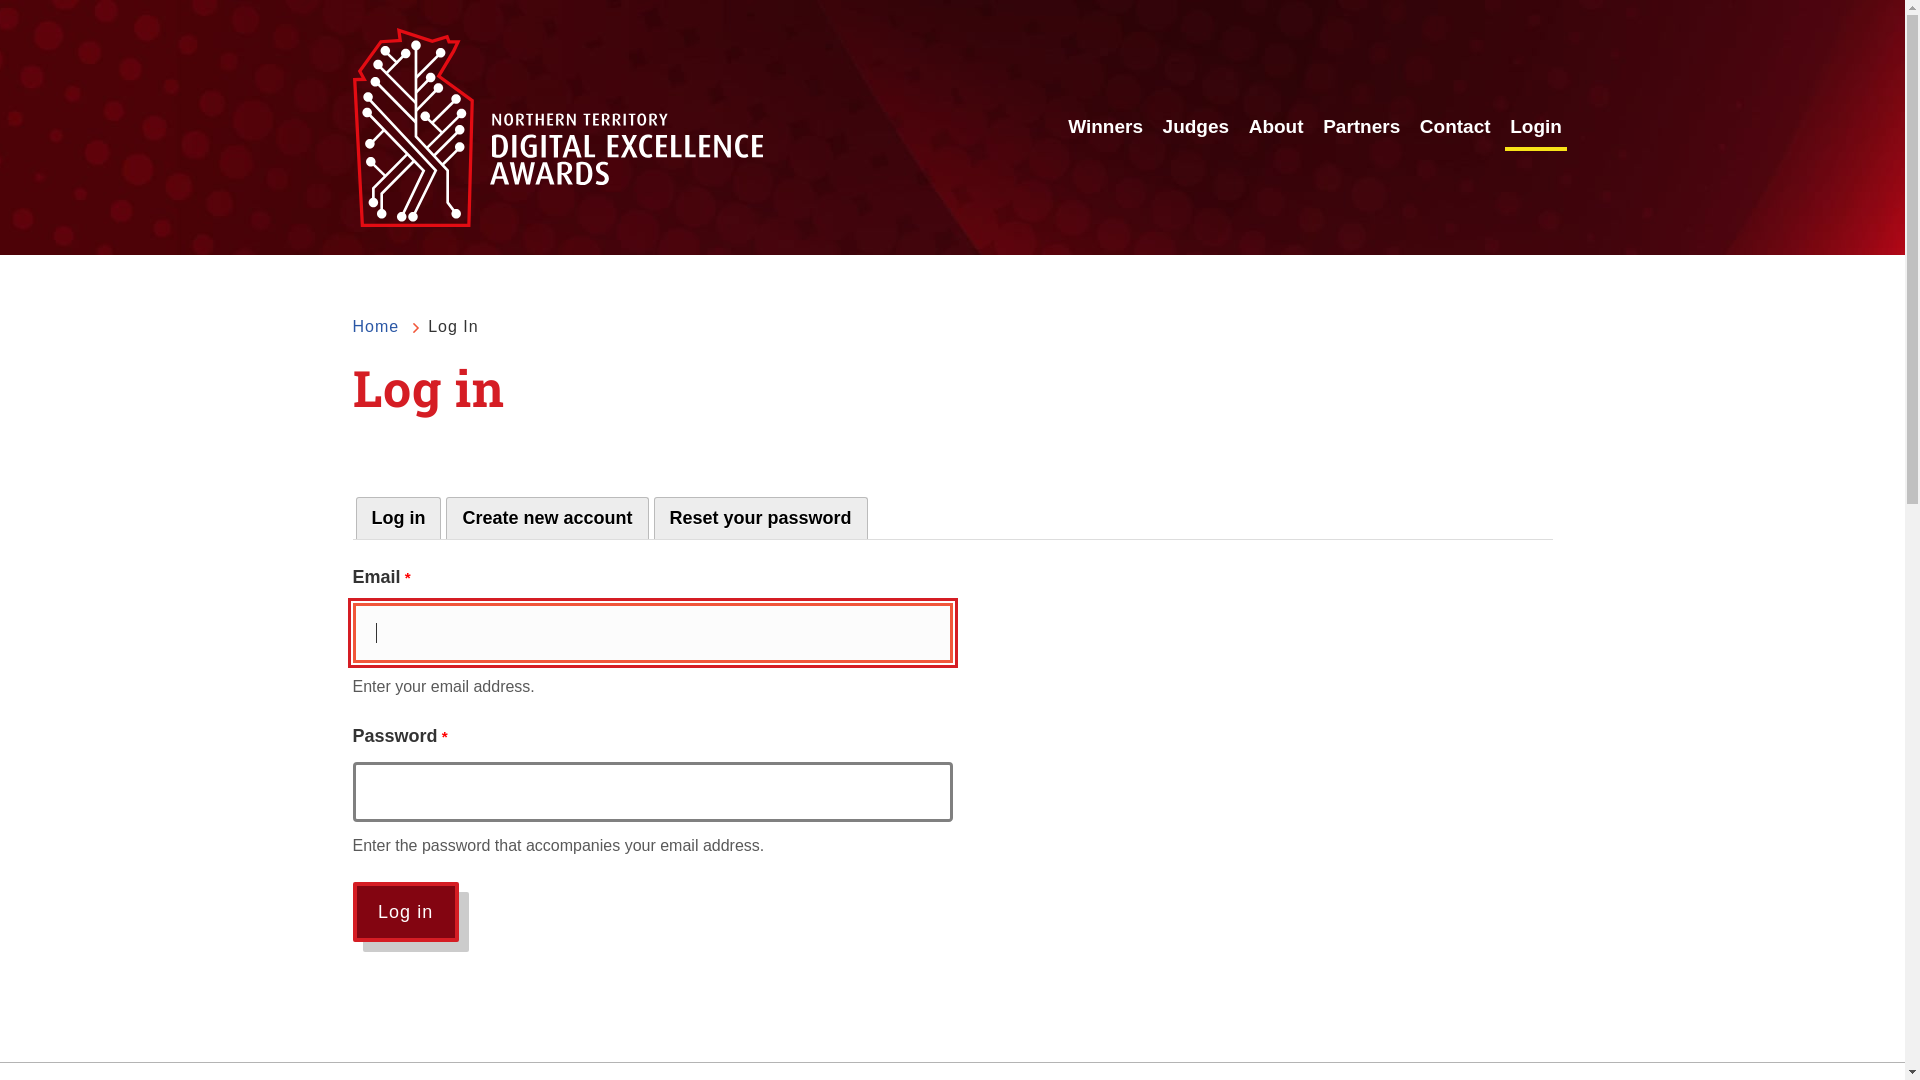 This screenshot has width=1920, height=1080. Describe the element at coordinates (1196, 127) in the screenshot. I see `'Judges'` at that location.